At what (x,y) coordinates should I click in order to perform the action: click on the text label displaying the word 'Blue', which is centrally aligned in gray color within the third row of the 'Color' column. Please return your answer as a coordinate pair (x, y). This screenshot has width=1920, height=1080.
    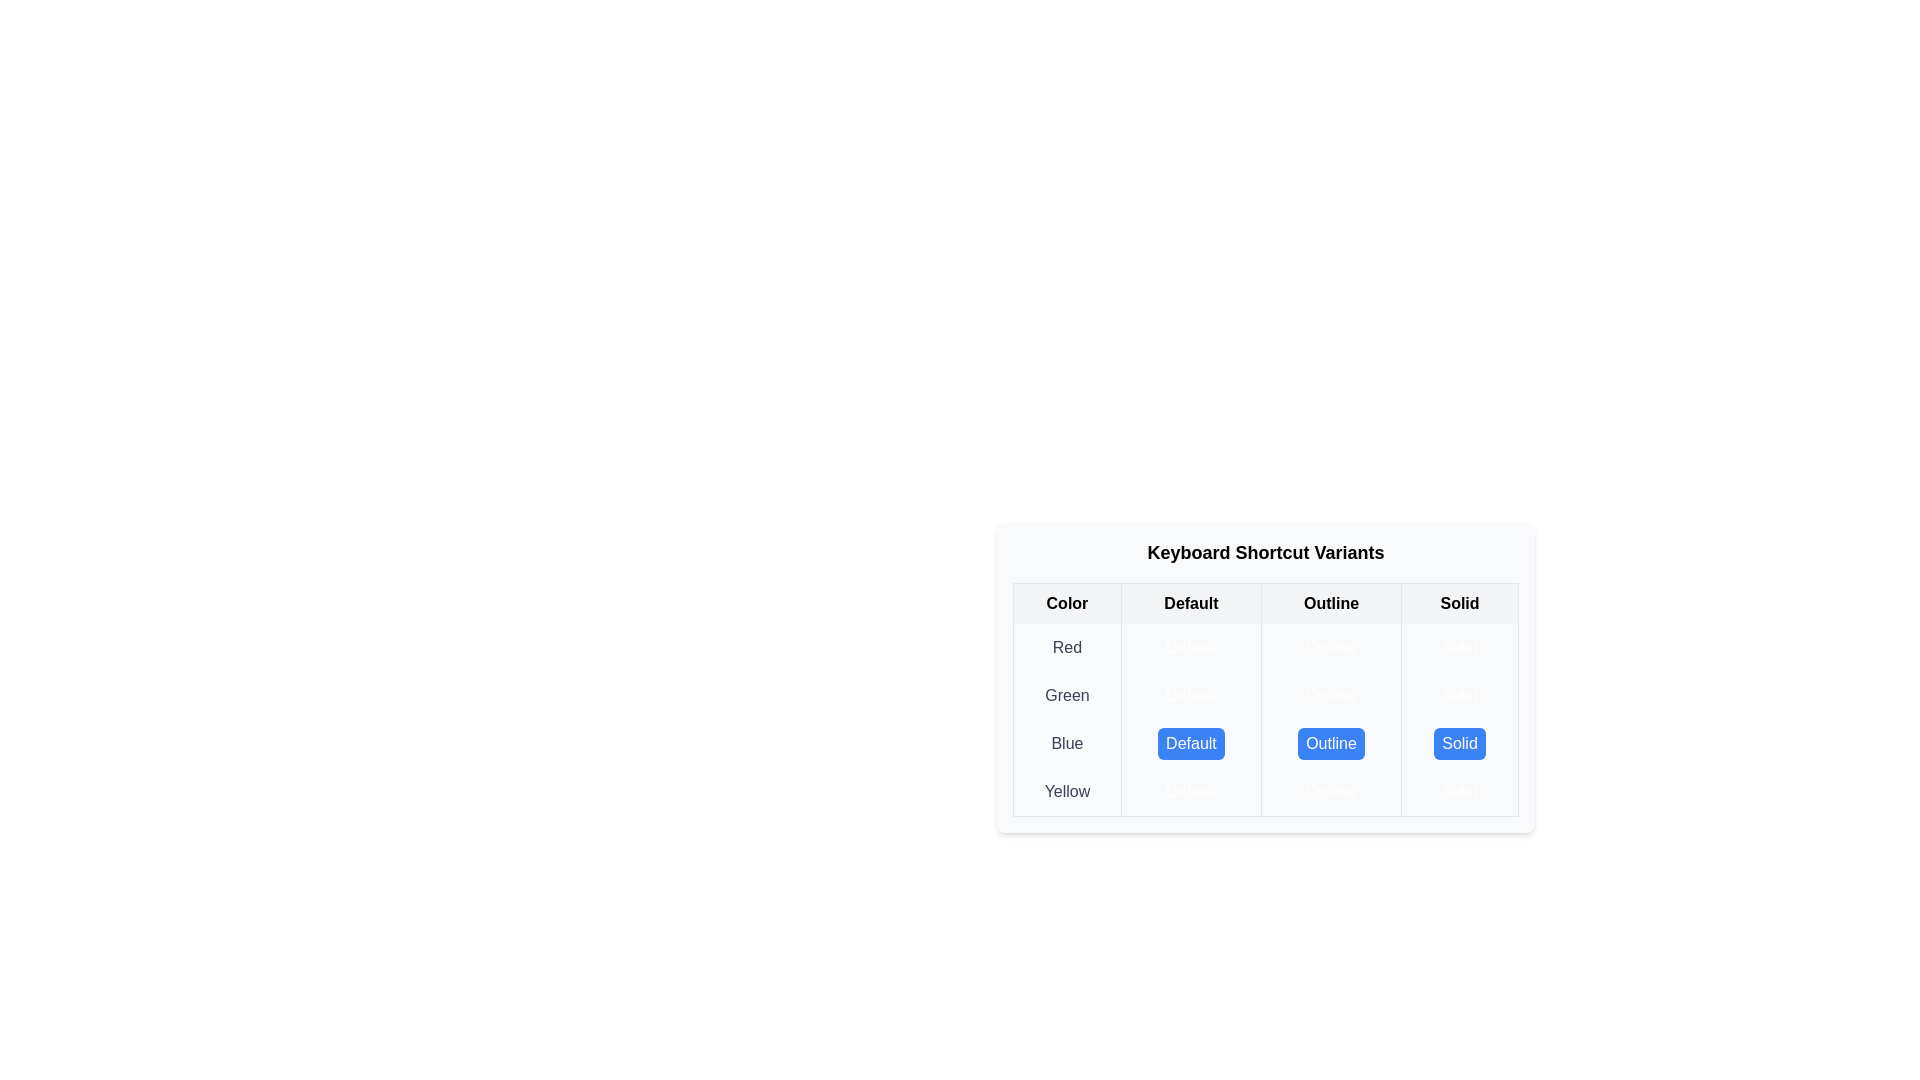
    Looking at the image, I should click on (1066, 744).